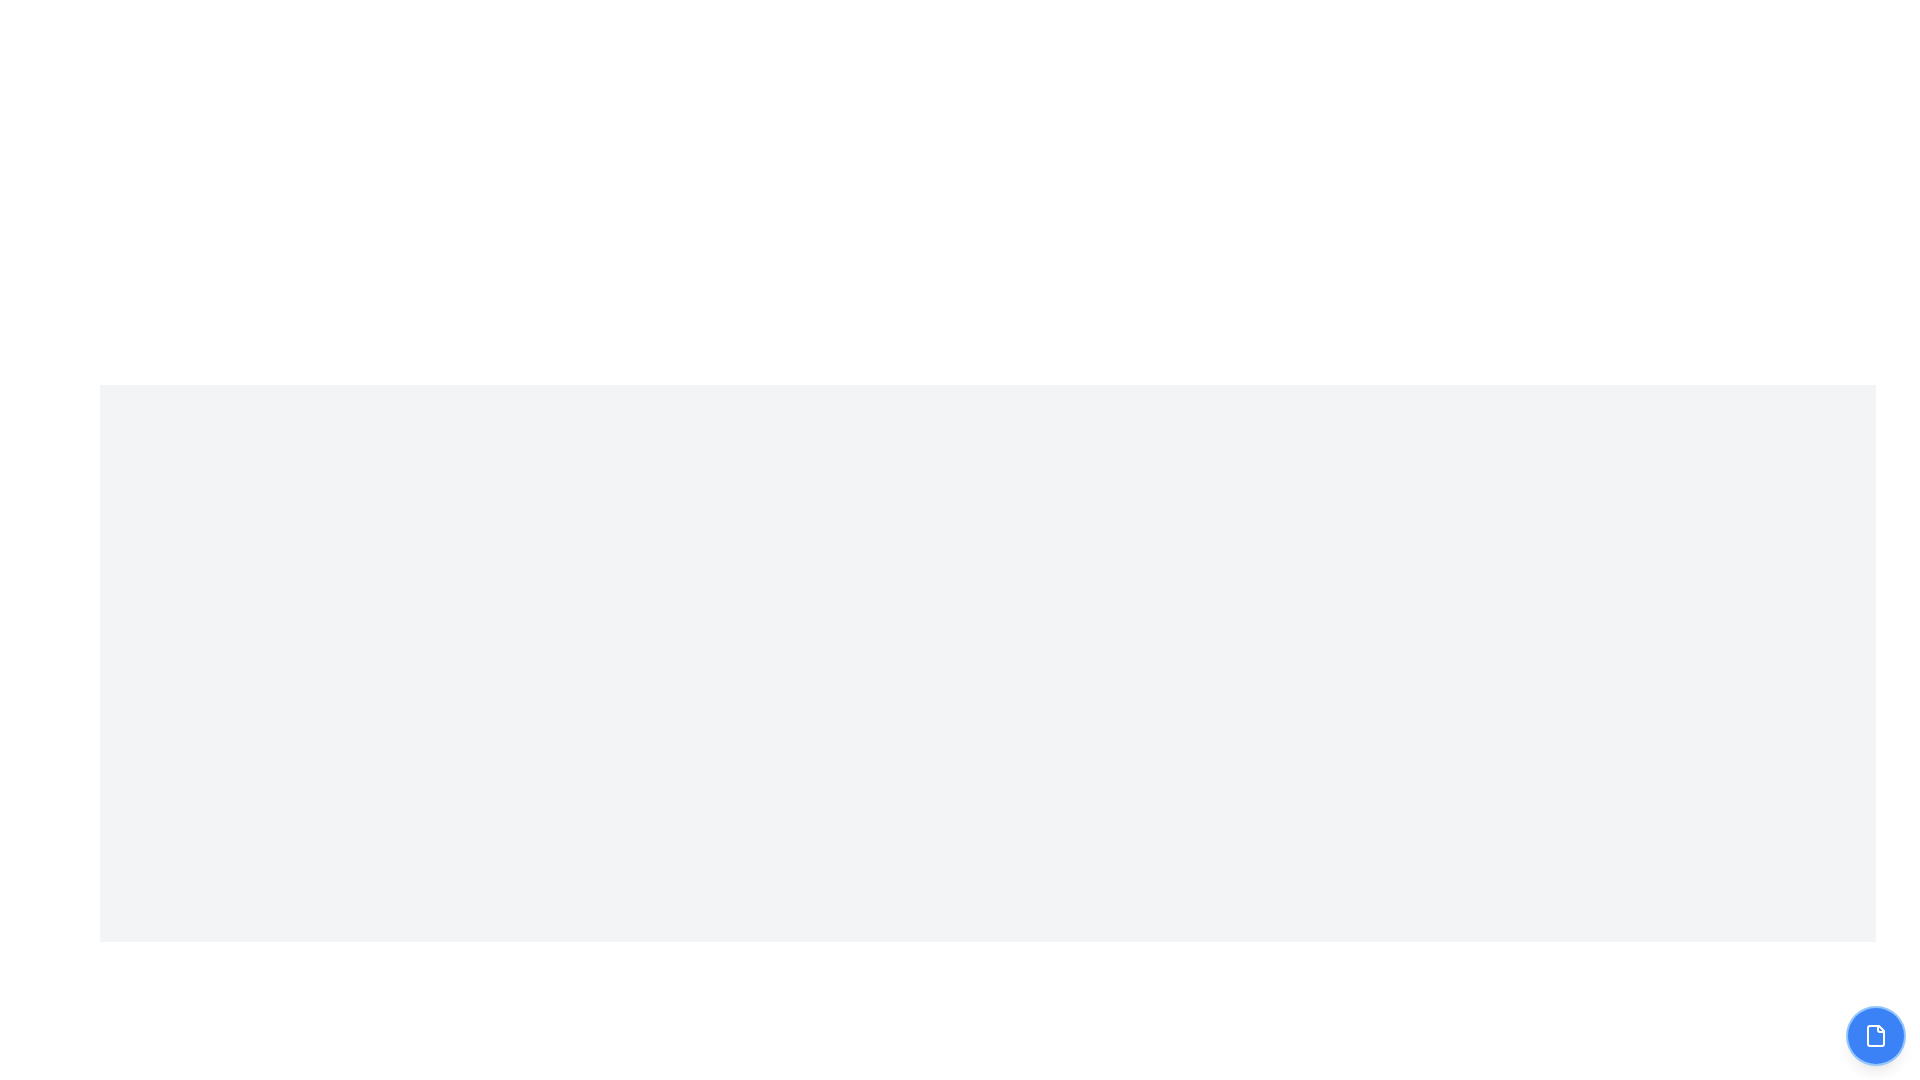 The width and height of the screenshot is (1920, 1080). Describe the element at coordinates (1875, 1035) in the screenshot. I see `the icon` at that location.